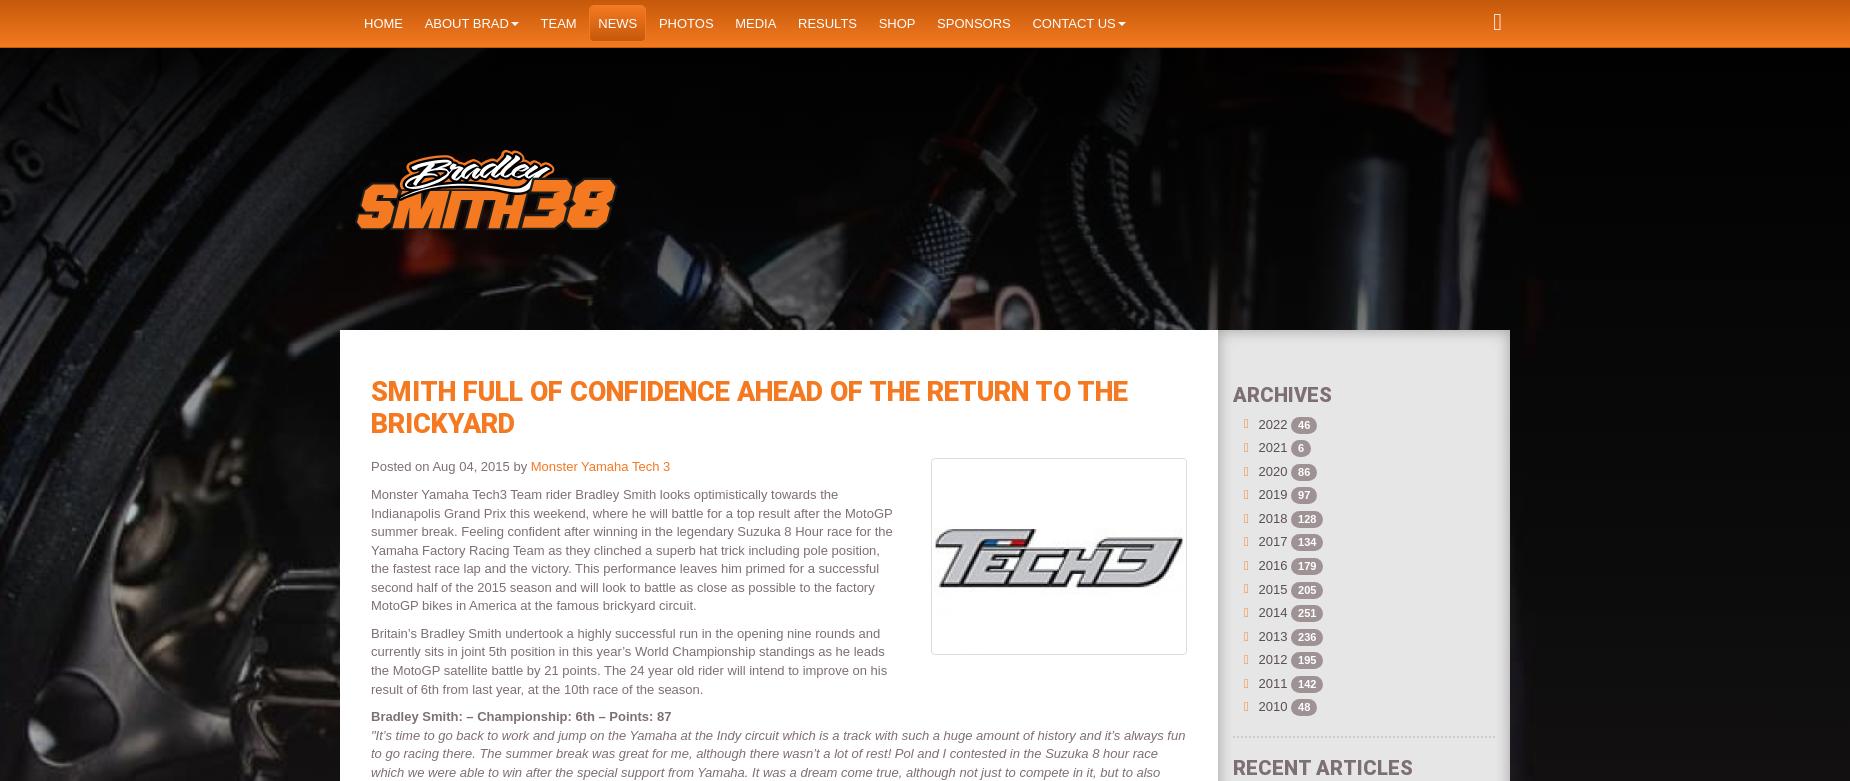  I want to click on 'Contact us', so click(1072, 22).